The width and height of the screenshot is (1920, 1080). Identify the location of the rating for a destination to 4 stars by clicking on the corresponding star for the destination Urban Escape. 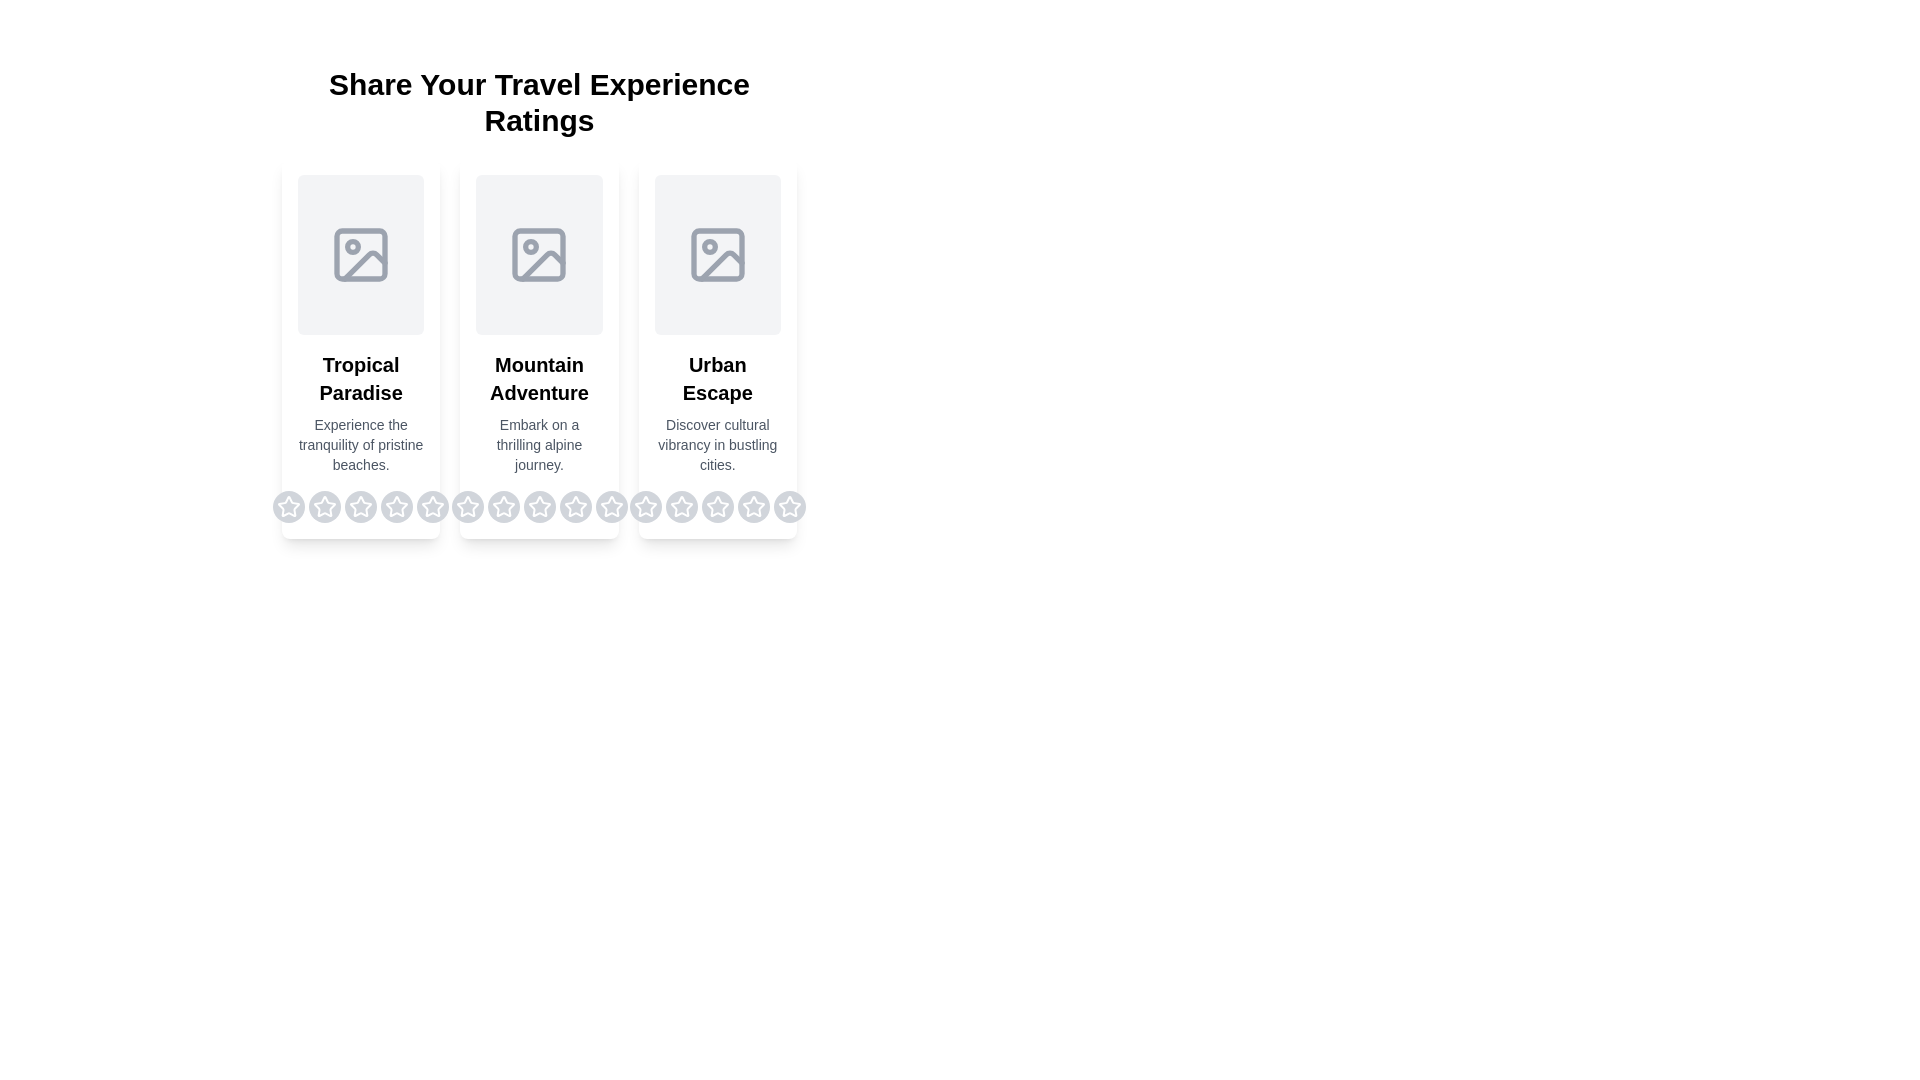
(752, 505).